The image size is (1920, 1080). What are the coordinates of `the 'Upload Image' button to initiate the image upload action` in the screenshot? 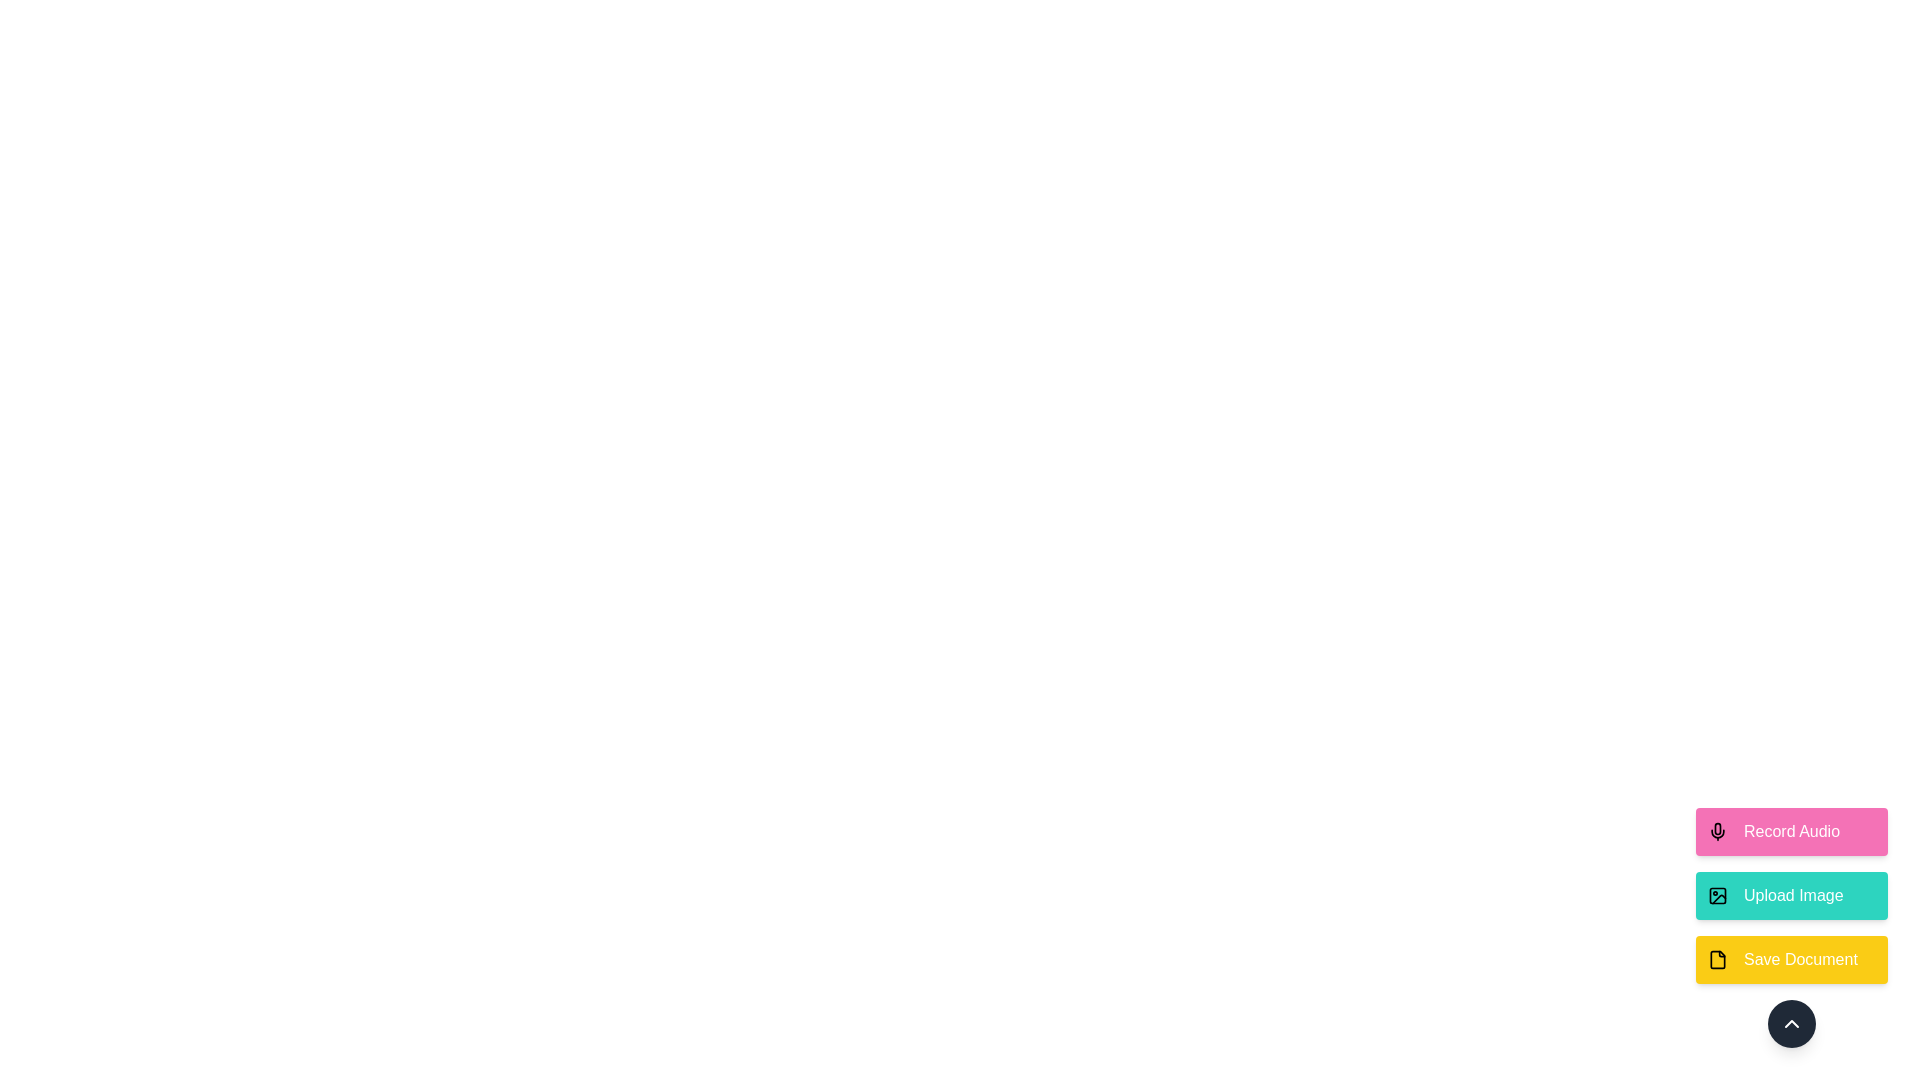 It's located at (1791, 894).